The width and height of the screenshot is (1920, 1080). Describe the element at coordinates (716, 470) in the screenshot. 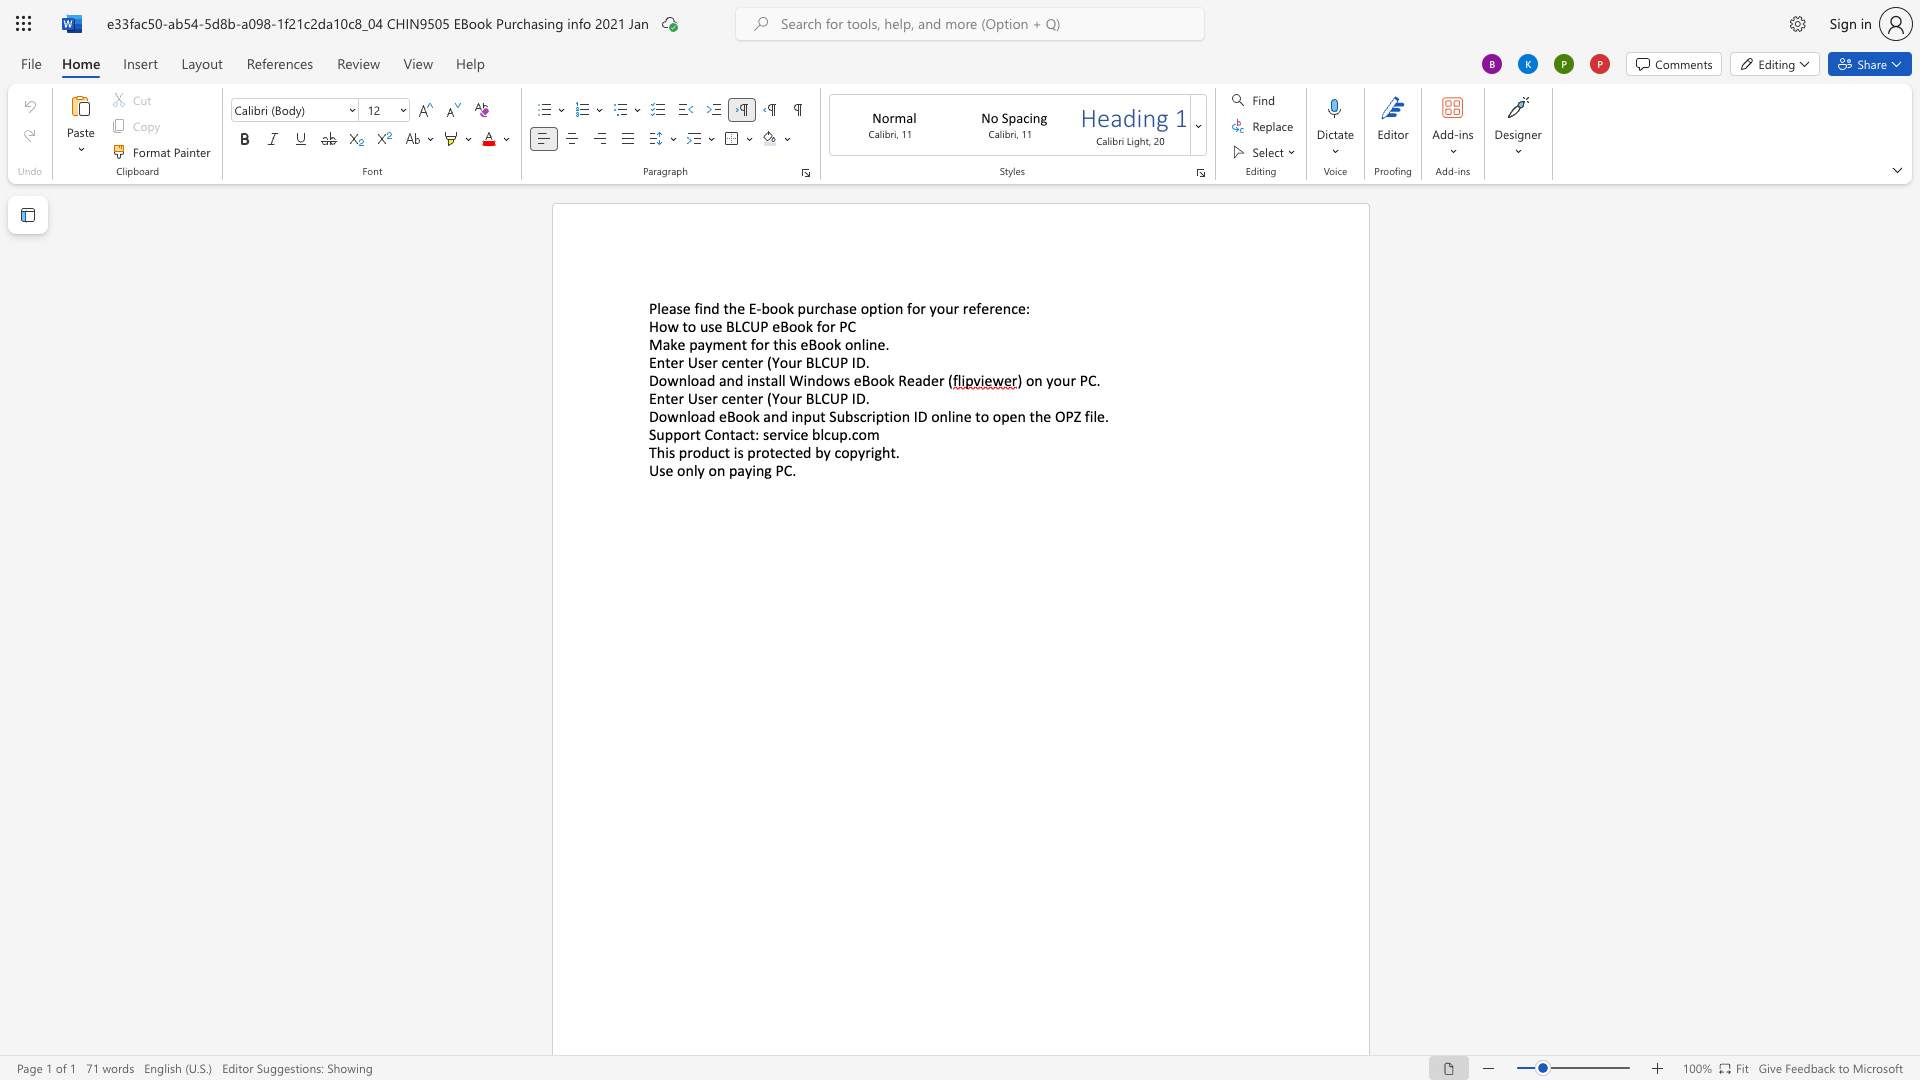

I see `the subset text "n payi" within the text "Use only on paying PC."` at that location.